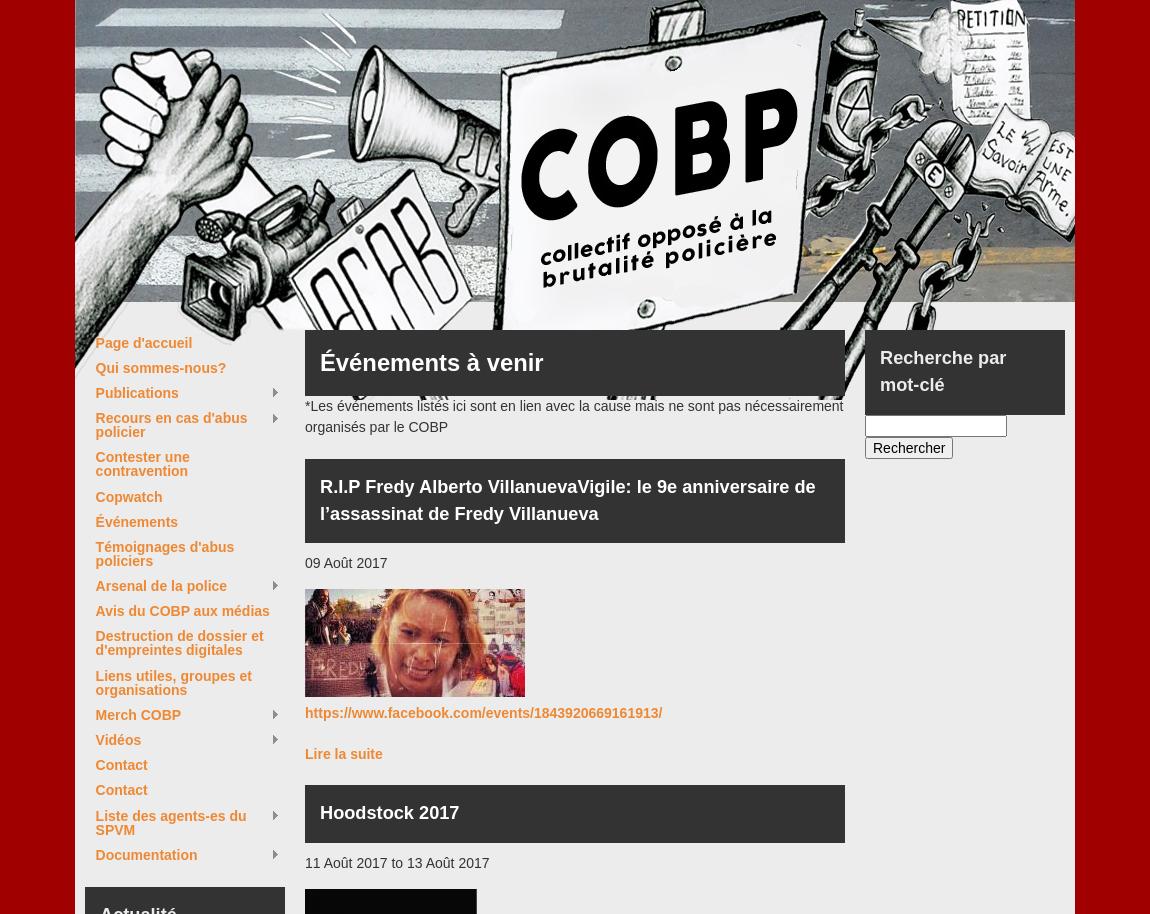  What do you see at coordinates (483, 712) in the screenshot?
I see `'https://www.facebook.com/events/1843920669161913/'` at bounding box center [483, 712].